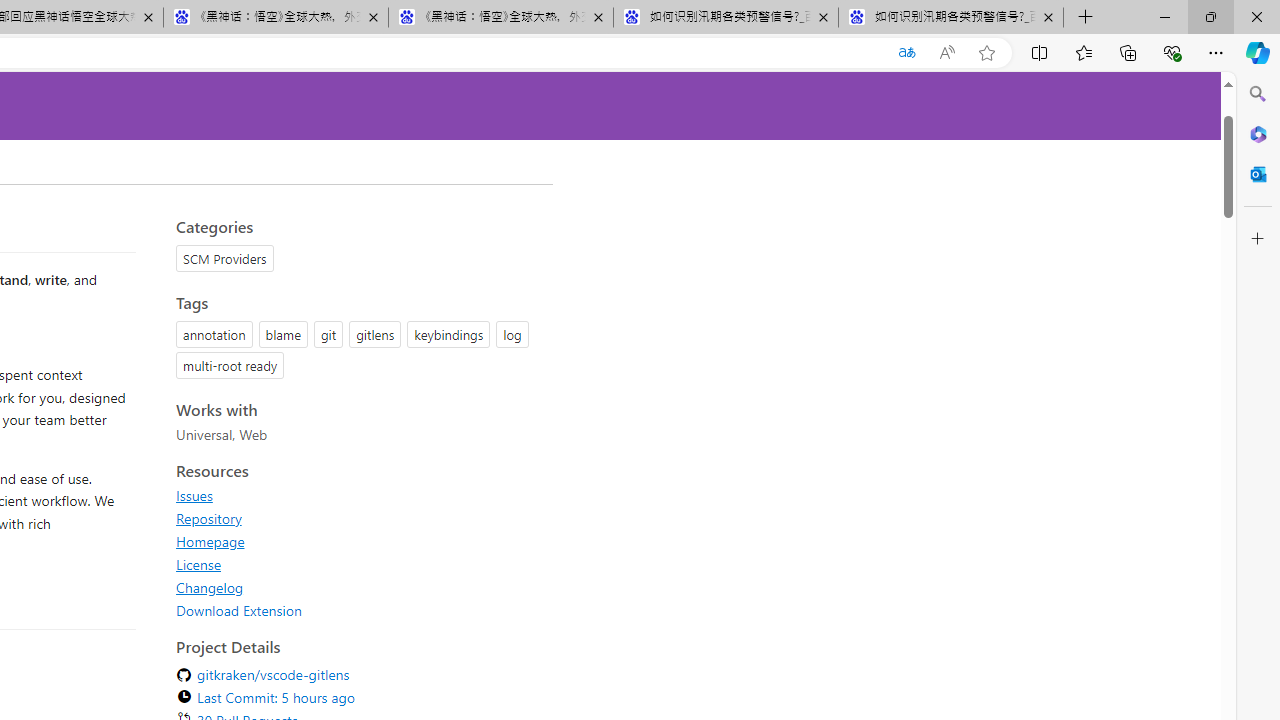  I want to click on 'Repository', so click(209, 517).